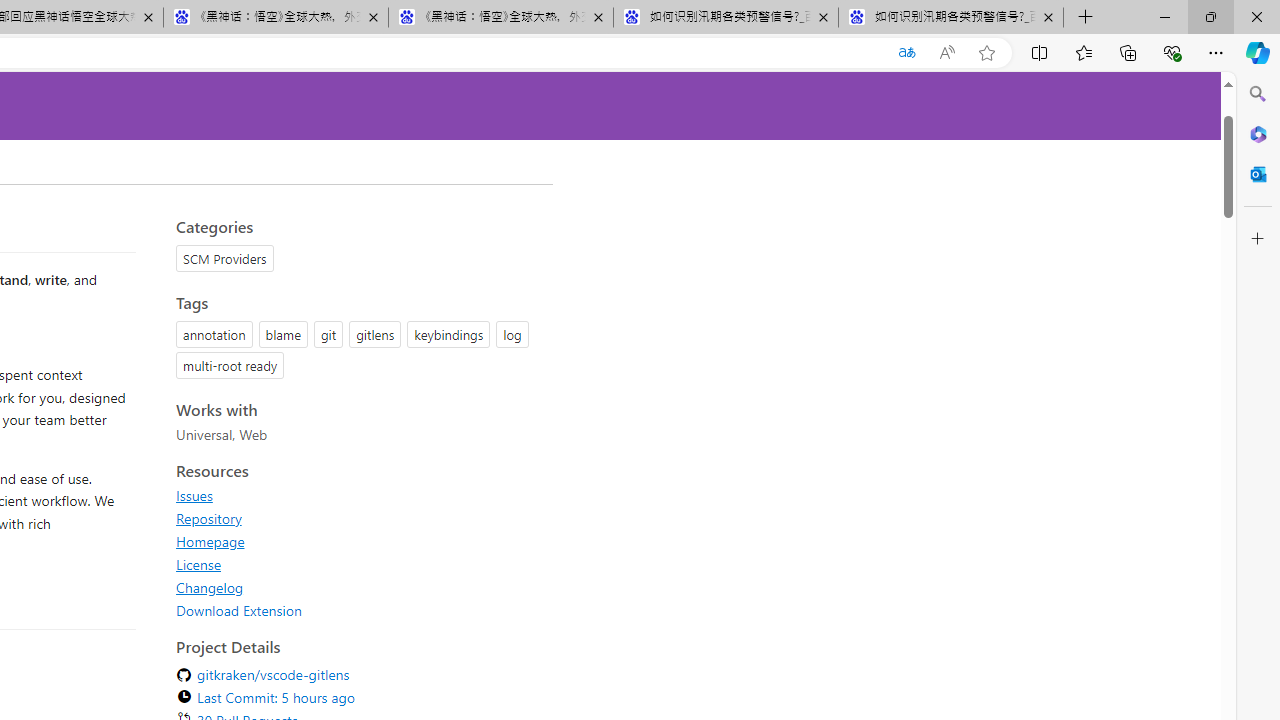  I want to click on 'Repository', so click(209, 517).